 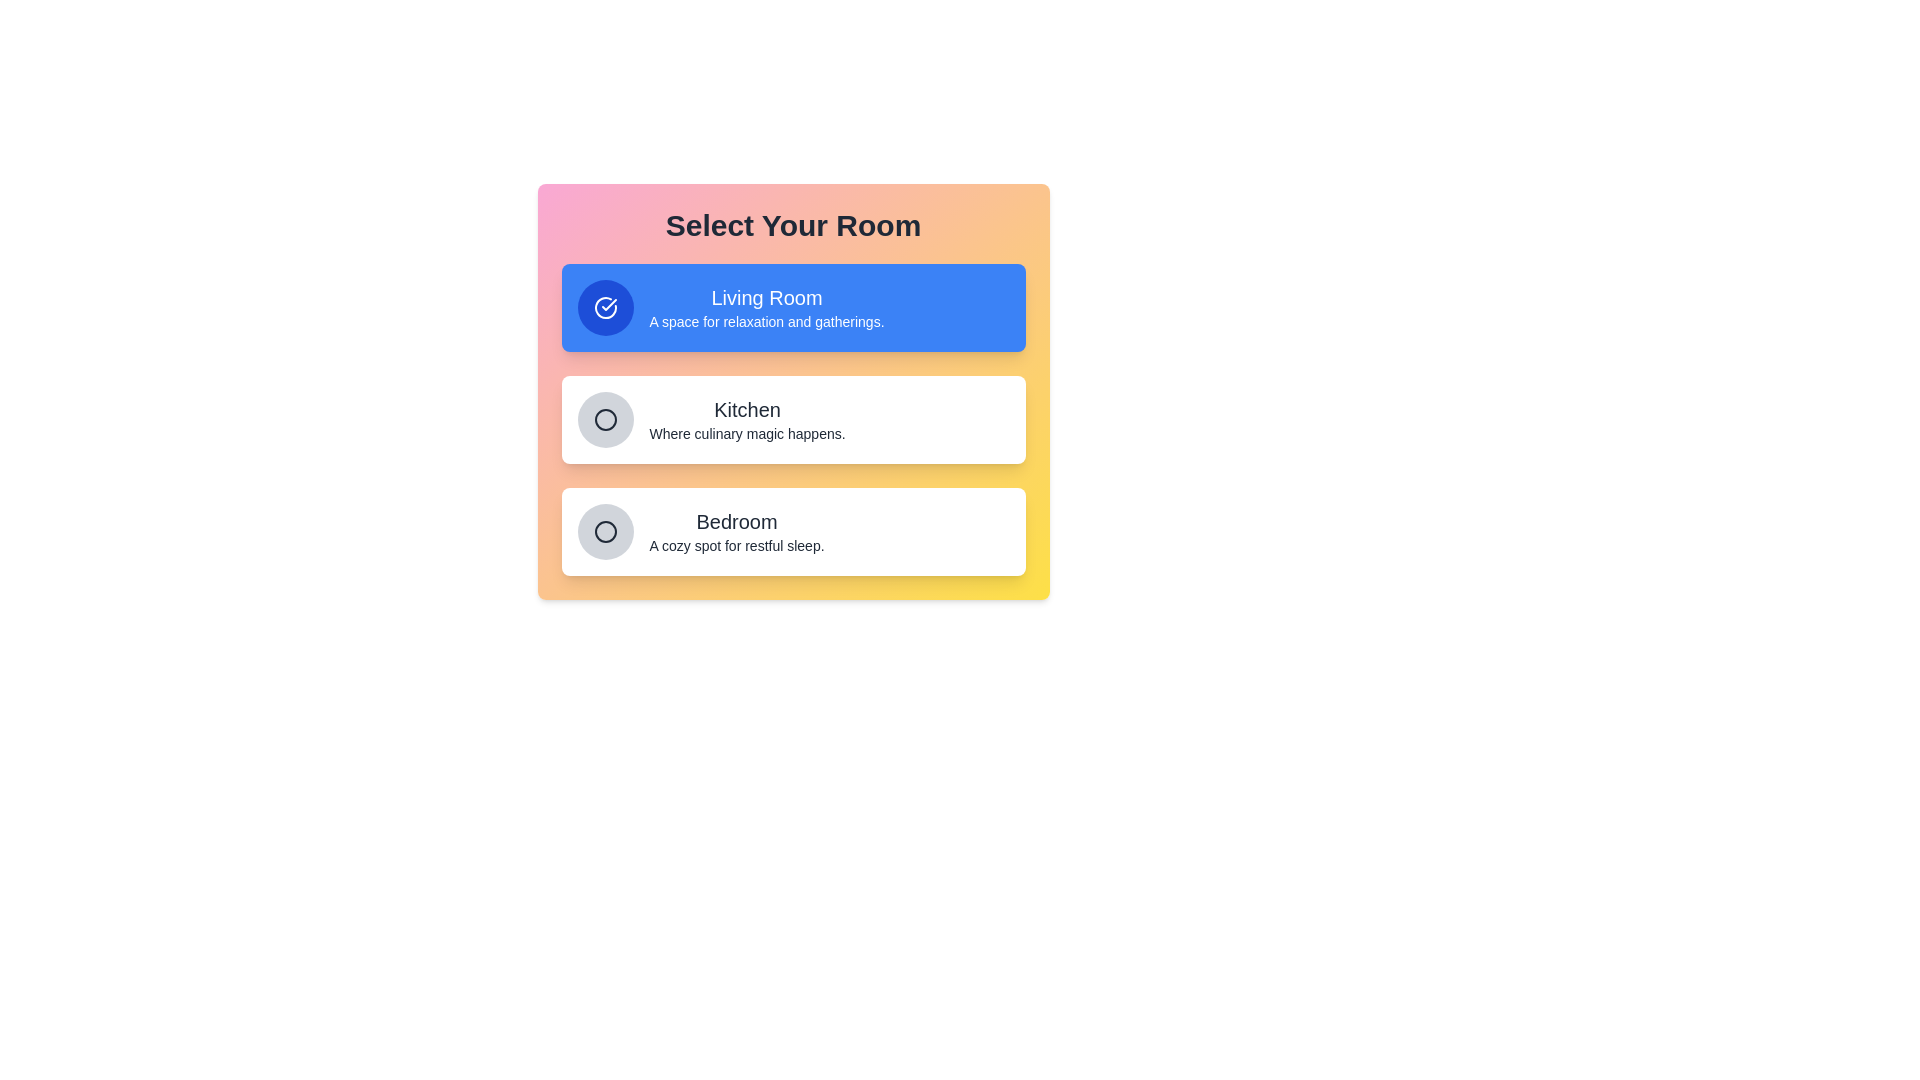 What do you see at coordinates (604, 419) in the screenshot?
I see `the decorative hollow circle icon next to the 'Kitchen' option in the menu to visually distinguish it from other items` at bounding box center [604, 419].